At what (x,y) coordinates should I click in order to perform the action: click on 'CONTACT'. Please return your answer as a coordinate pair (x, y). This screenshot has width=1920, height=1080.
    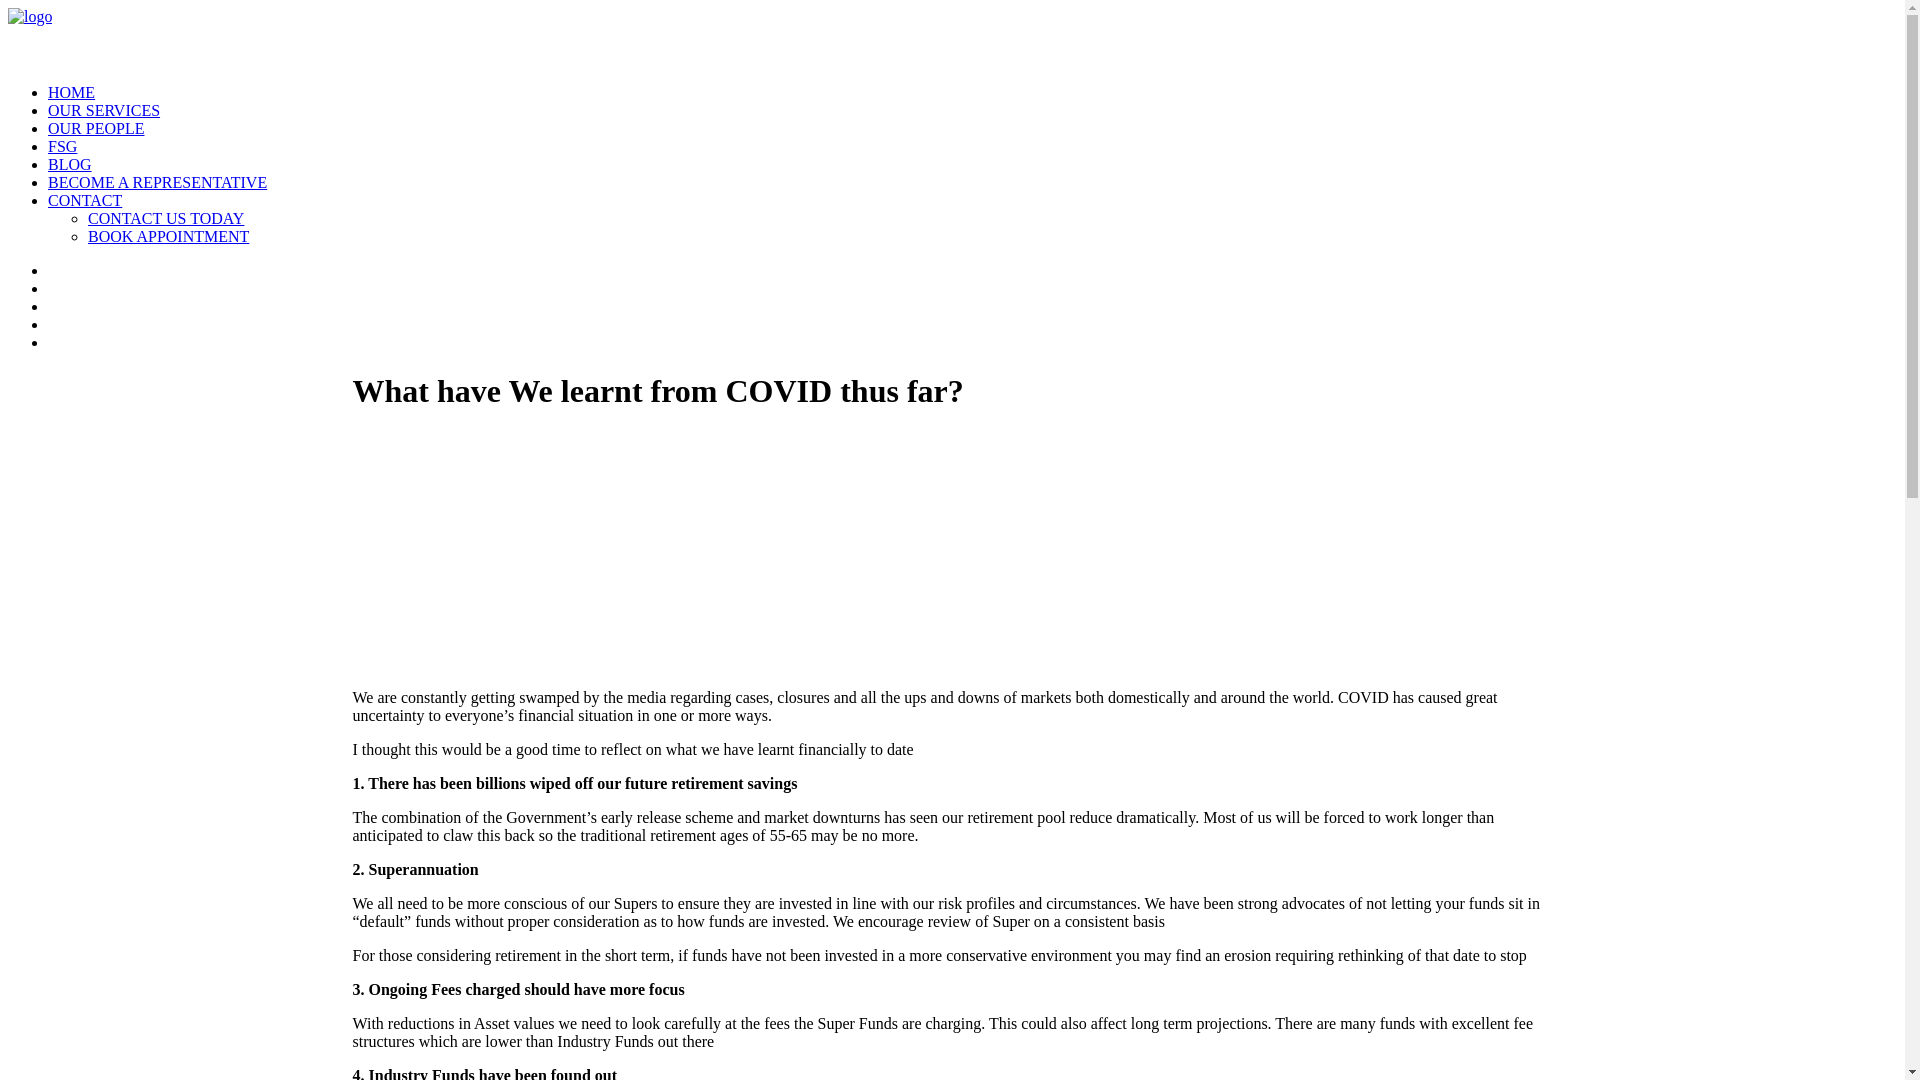
    Looking at the image, I should click on (84, 200).